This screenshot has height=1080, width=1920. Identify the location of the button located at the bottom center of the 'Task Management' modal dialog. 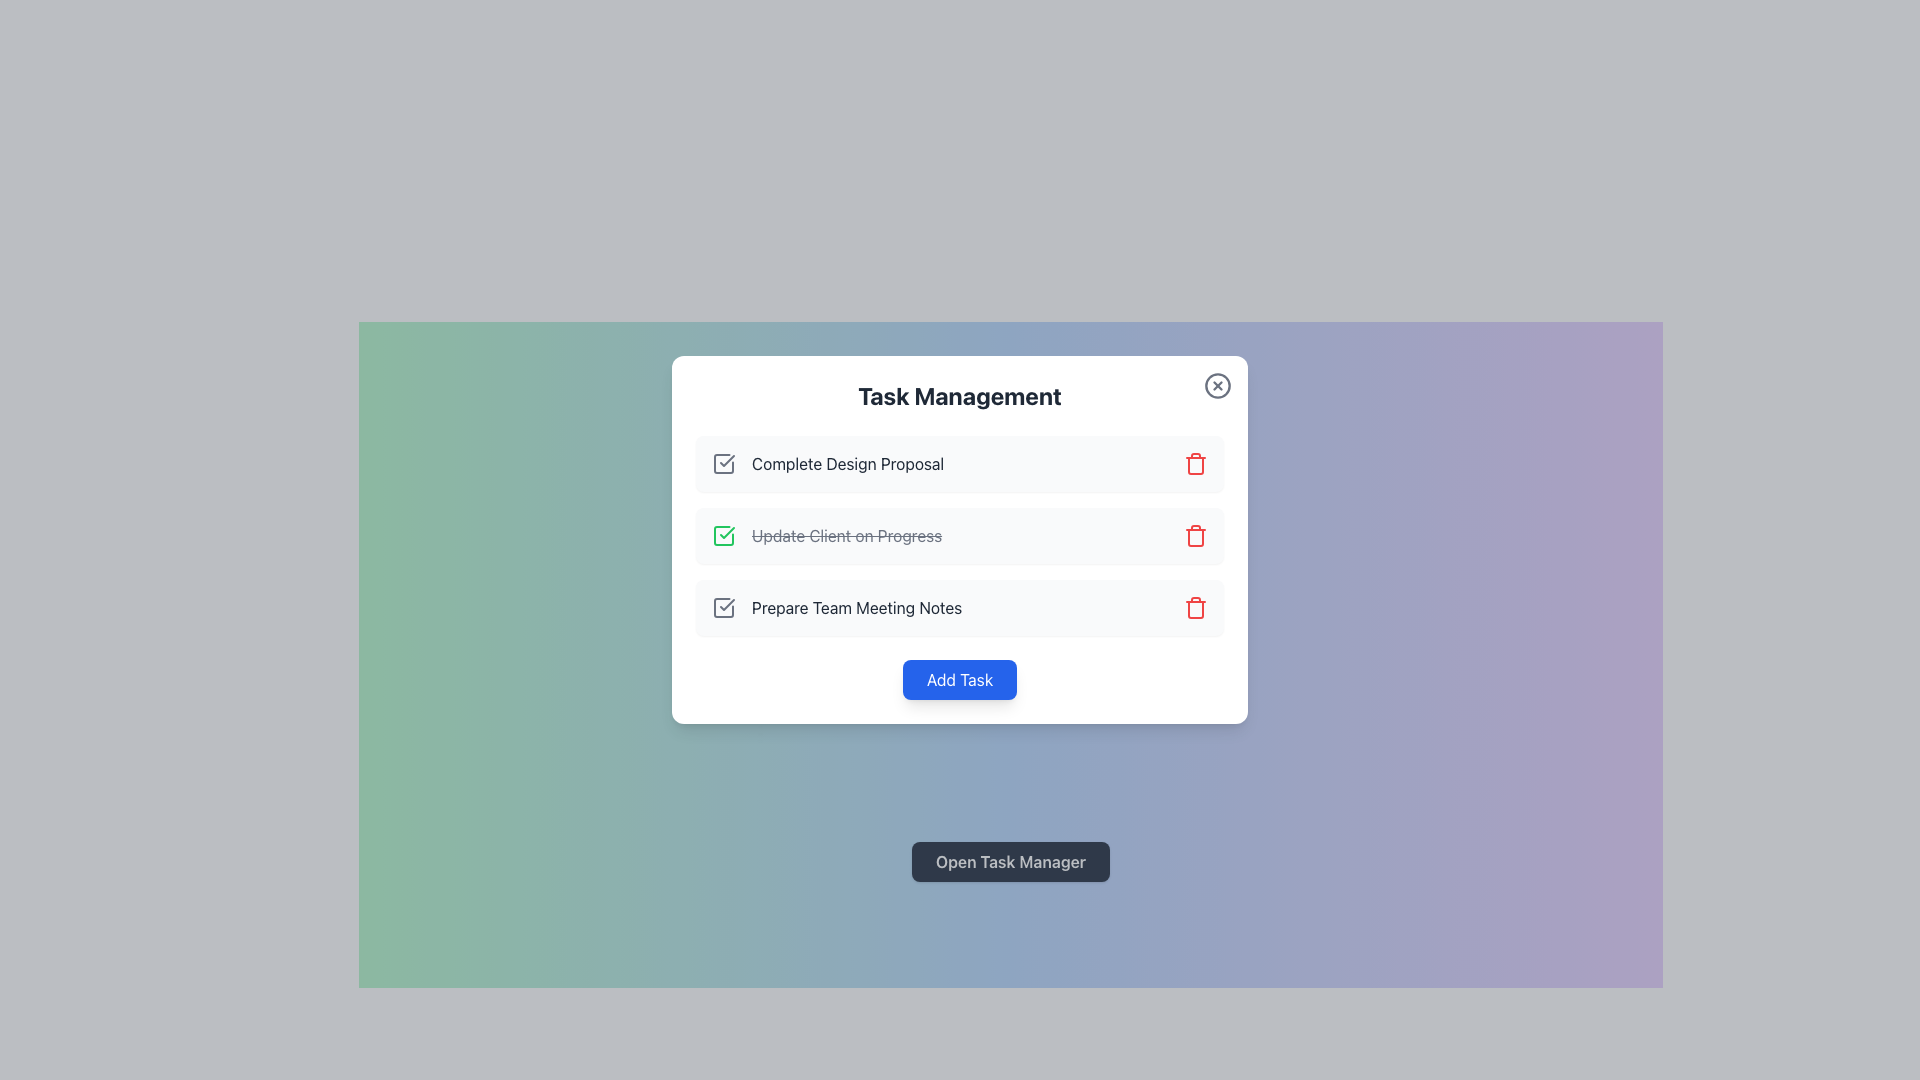
(960, 678).